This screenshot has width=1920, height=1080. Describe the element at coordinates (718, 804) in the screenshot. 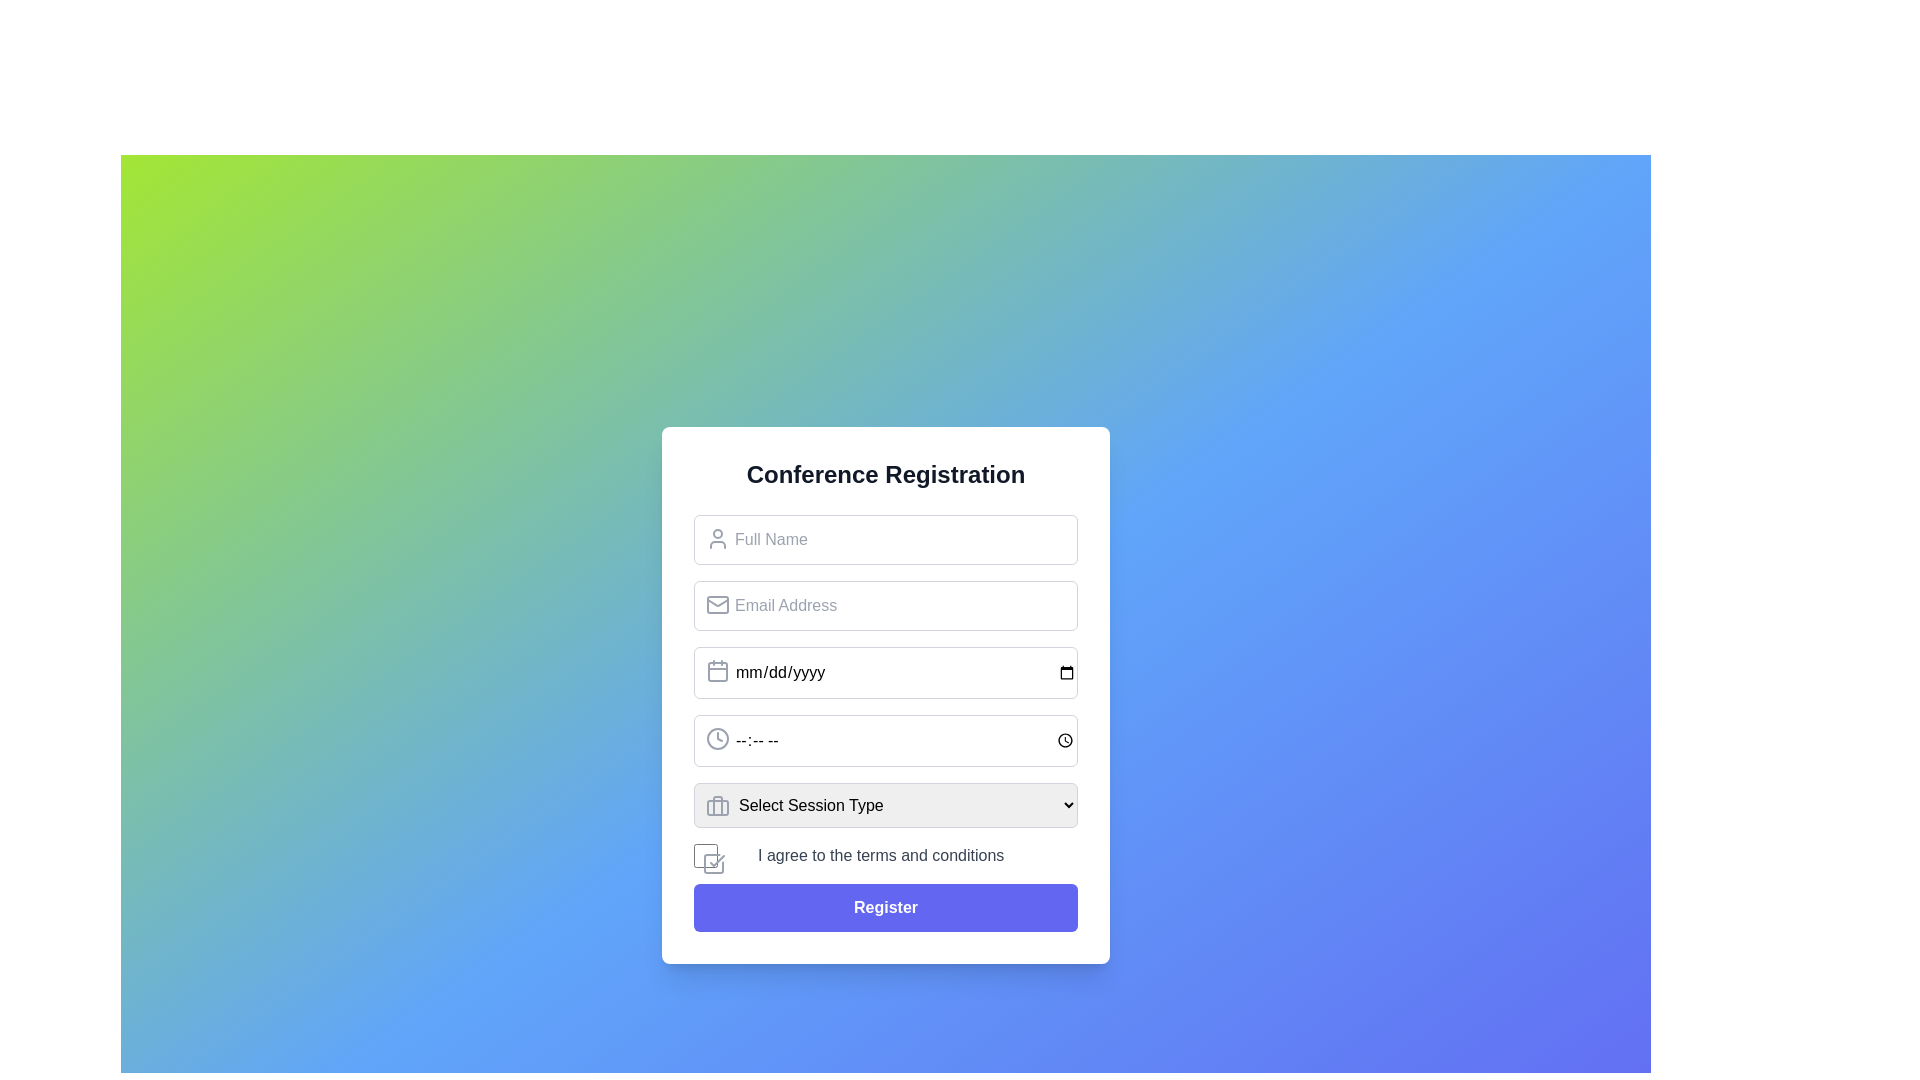

I see `the left vertical bar of the suitcase-like icon, which is outlined in gray and part of the 'Select Session Type' dropdown field` at that location.